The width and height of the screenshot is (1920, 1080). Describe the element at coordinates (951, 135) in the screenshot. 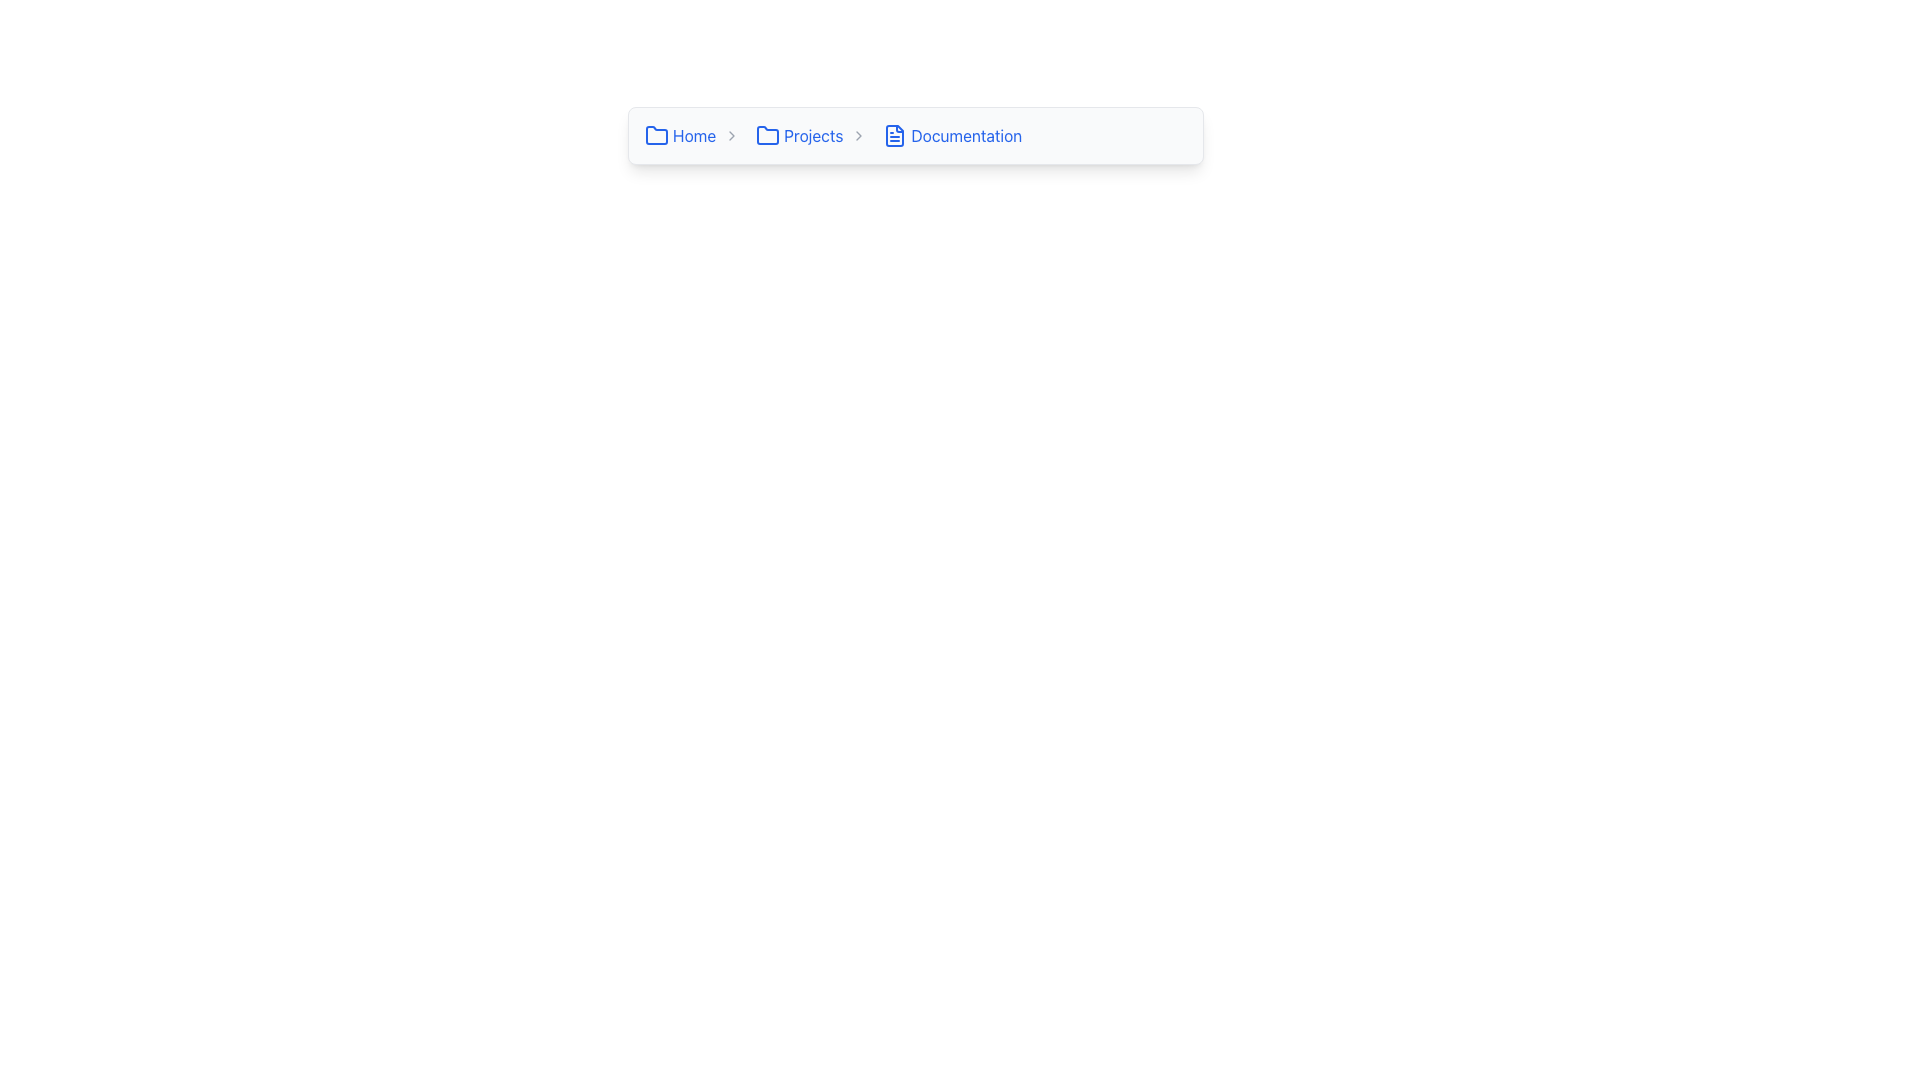

I see `the hyperlinked text labeled 'Documentation' in the breadcrumb navigation` at that location.